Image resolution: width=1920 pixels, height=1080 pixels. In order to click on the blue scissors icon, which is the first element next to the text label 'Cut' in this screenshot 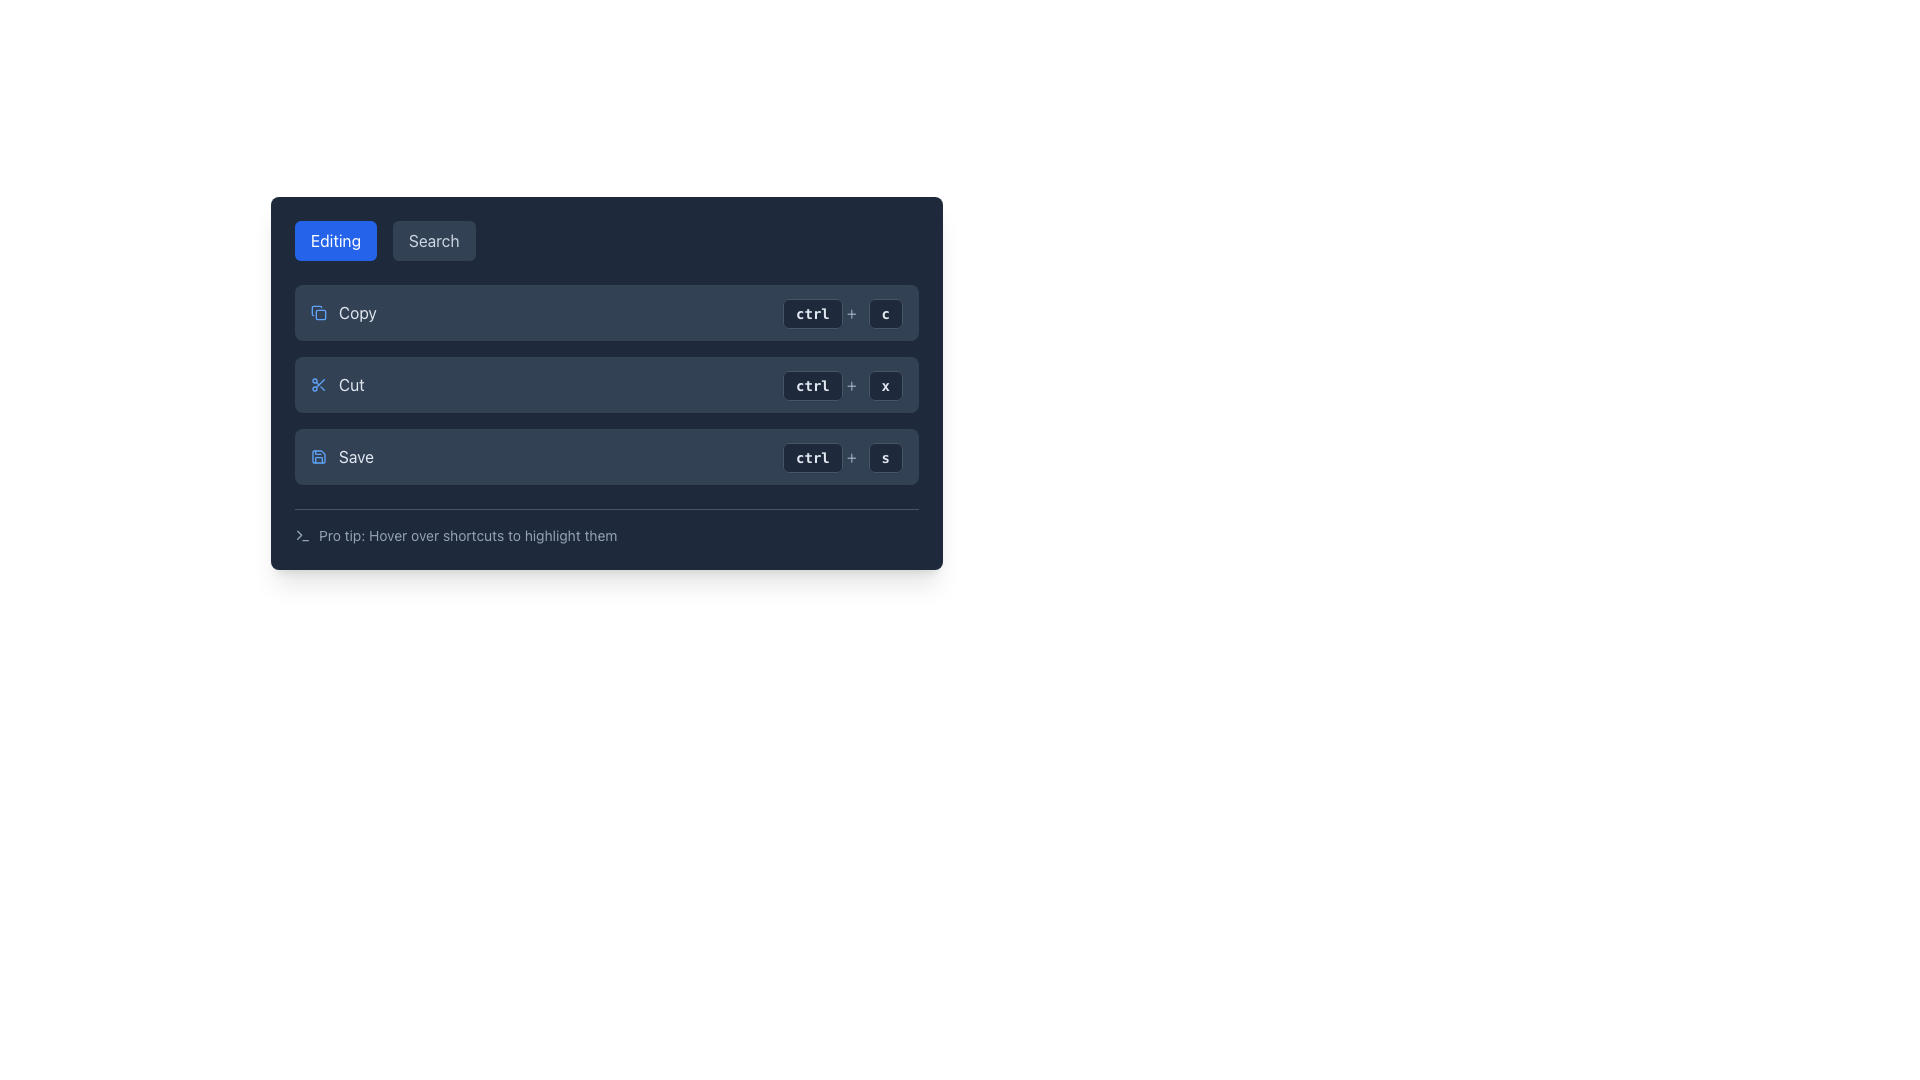, I will do `click(317, 385)`.